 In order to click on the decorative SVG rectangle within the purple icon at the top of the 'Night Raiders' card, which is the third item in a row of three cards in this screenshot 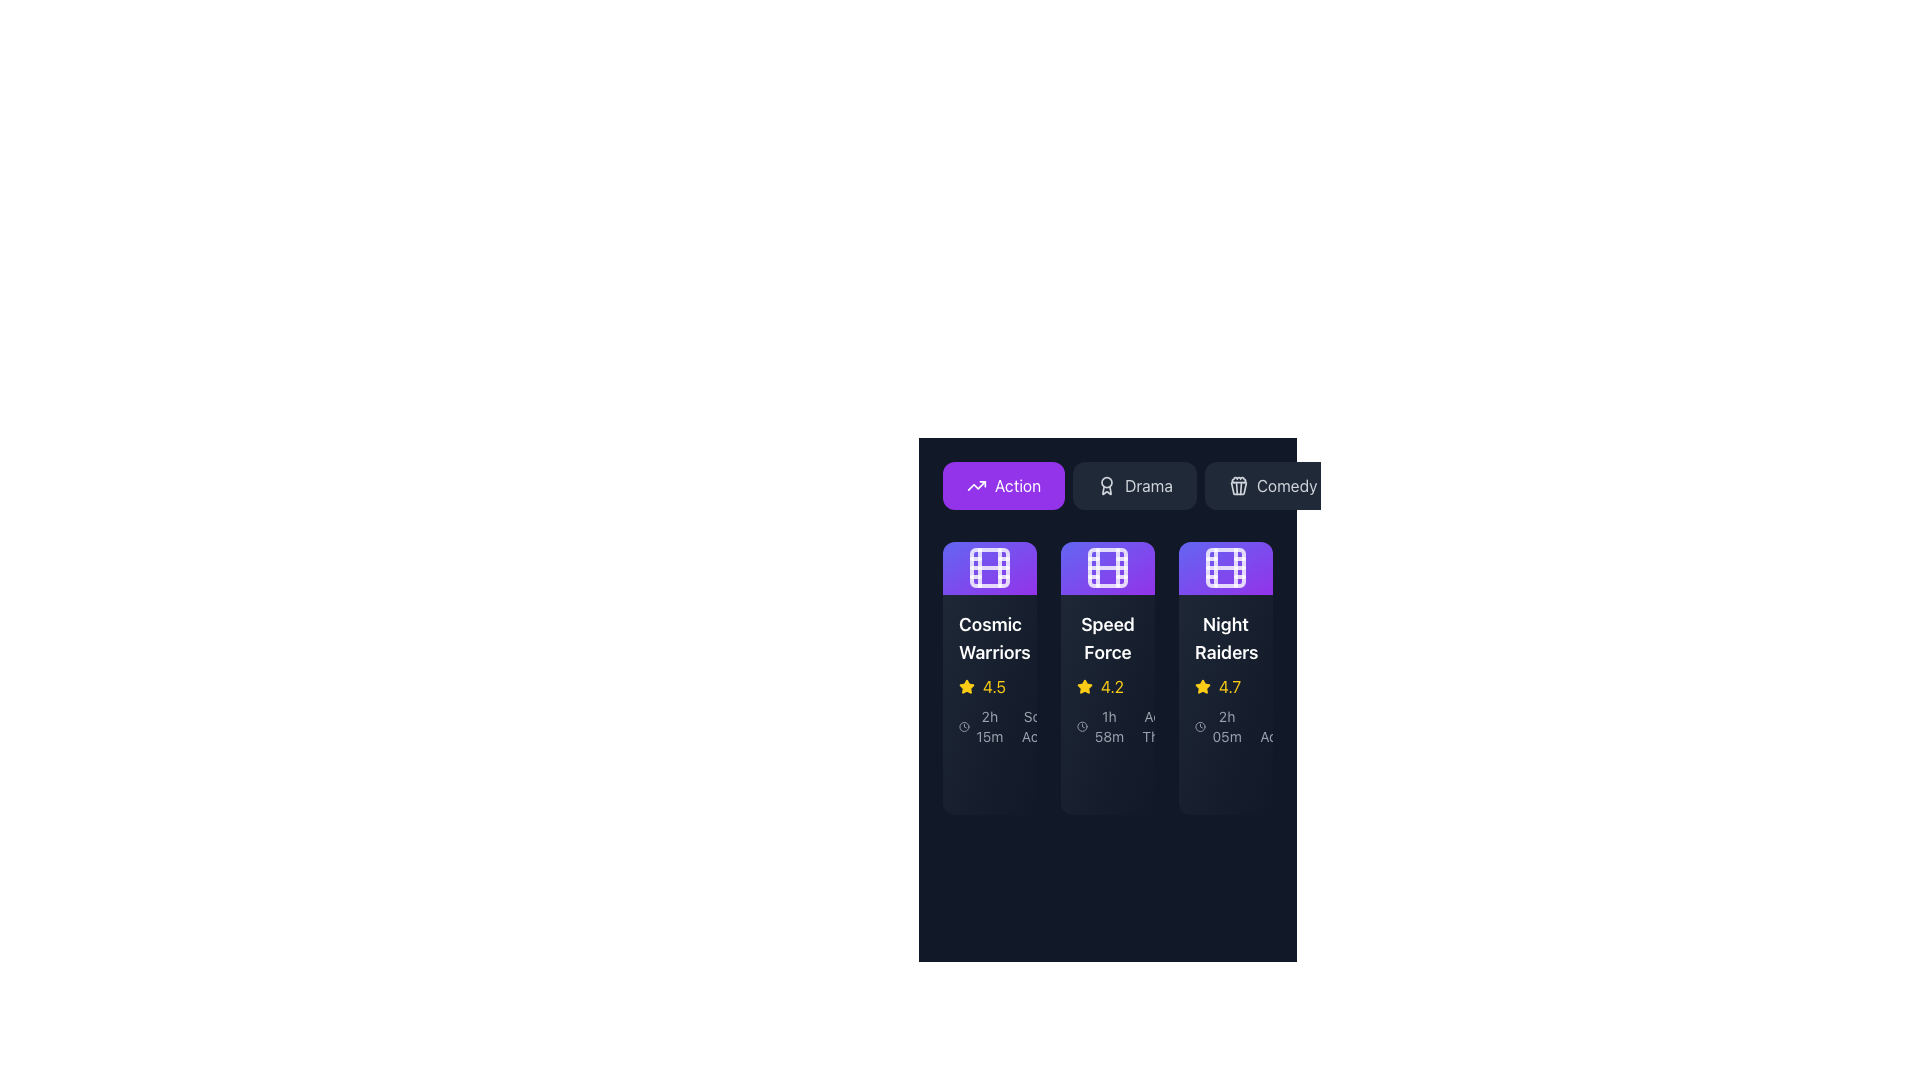, I will do `click(1224, 567)`.